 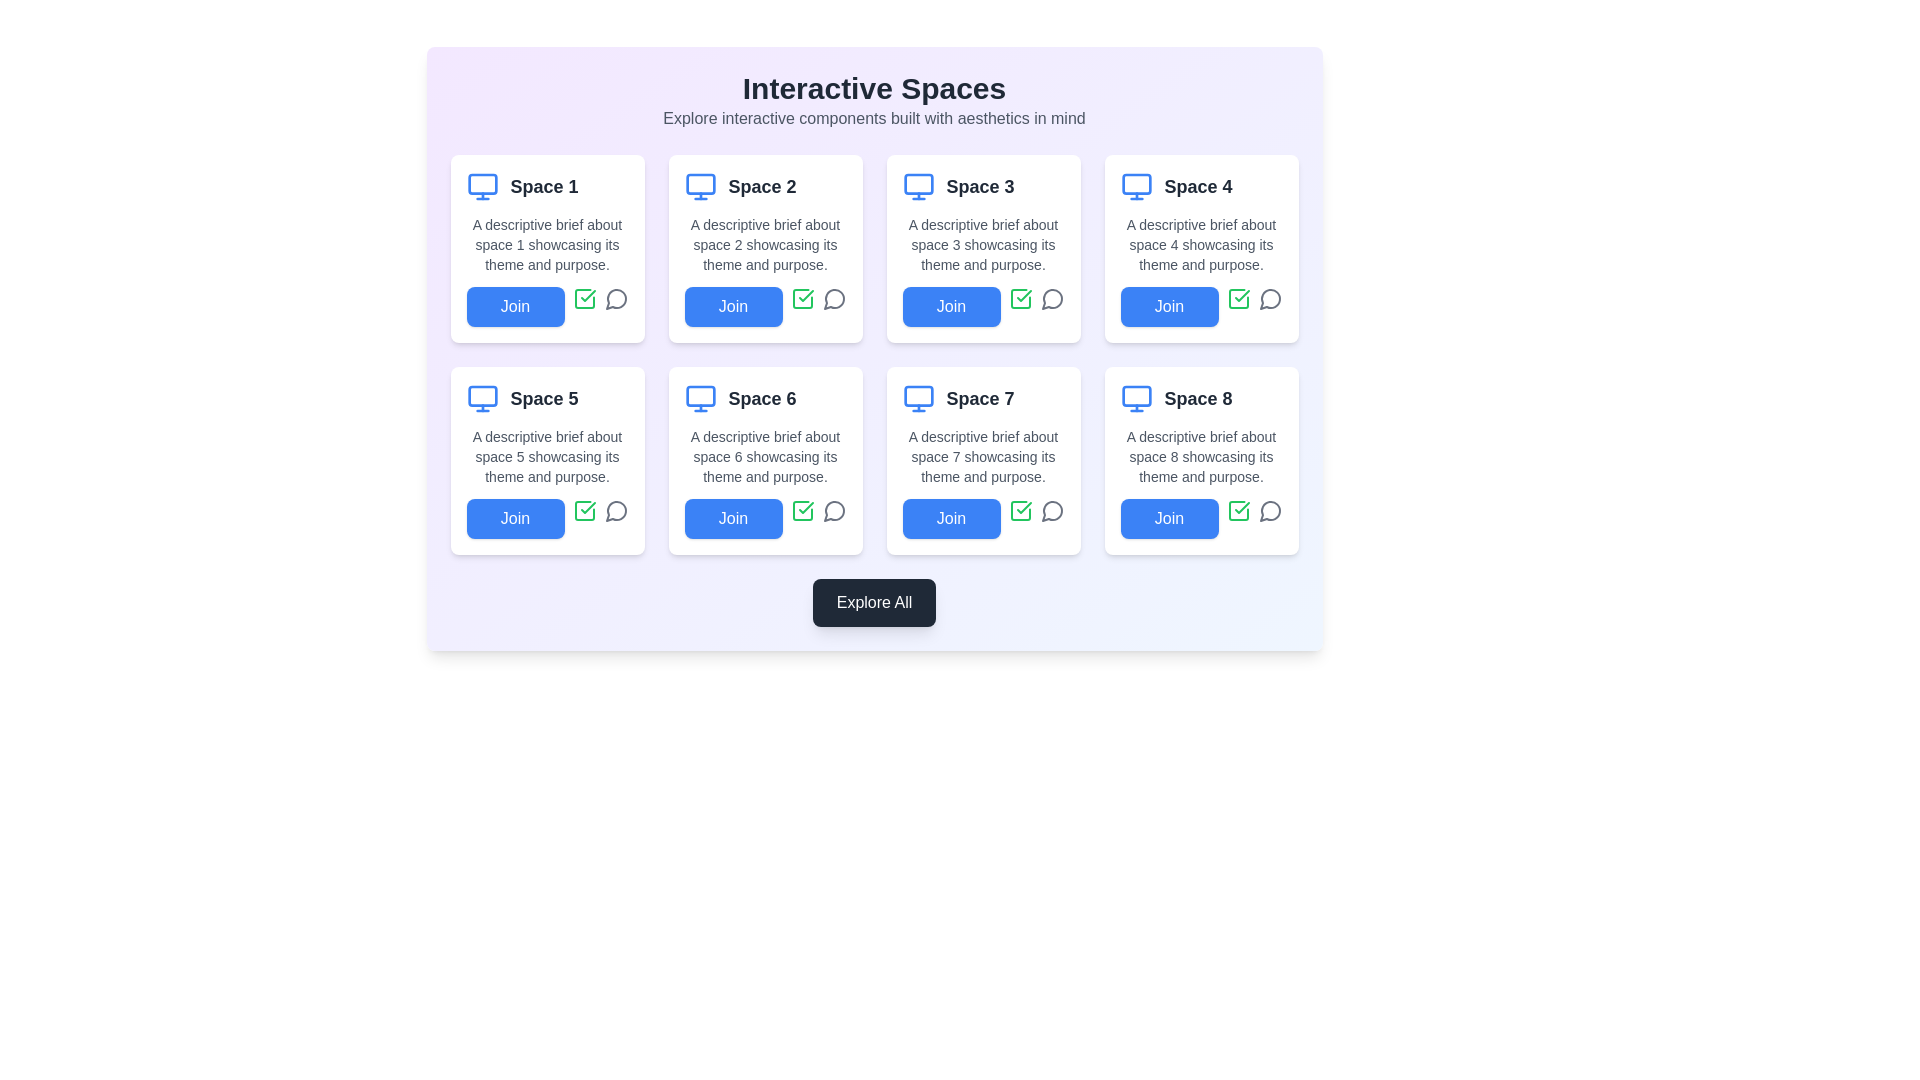 I want to click on the green check mark icon located on the 'Space 4' Card Component in the top-right corner of the grid under the 'Interactive Spaces' section, so click(x=1200, y=248).